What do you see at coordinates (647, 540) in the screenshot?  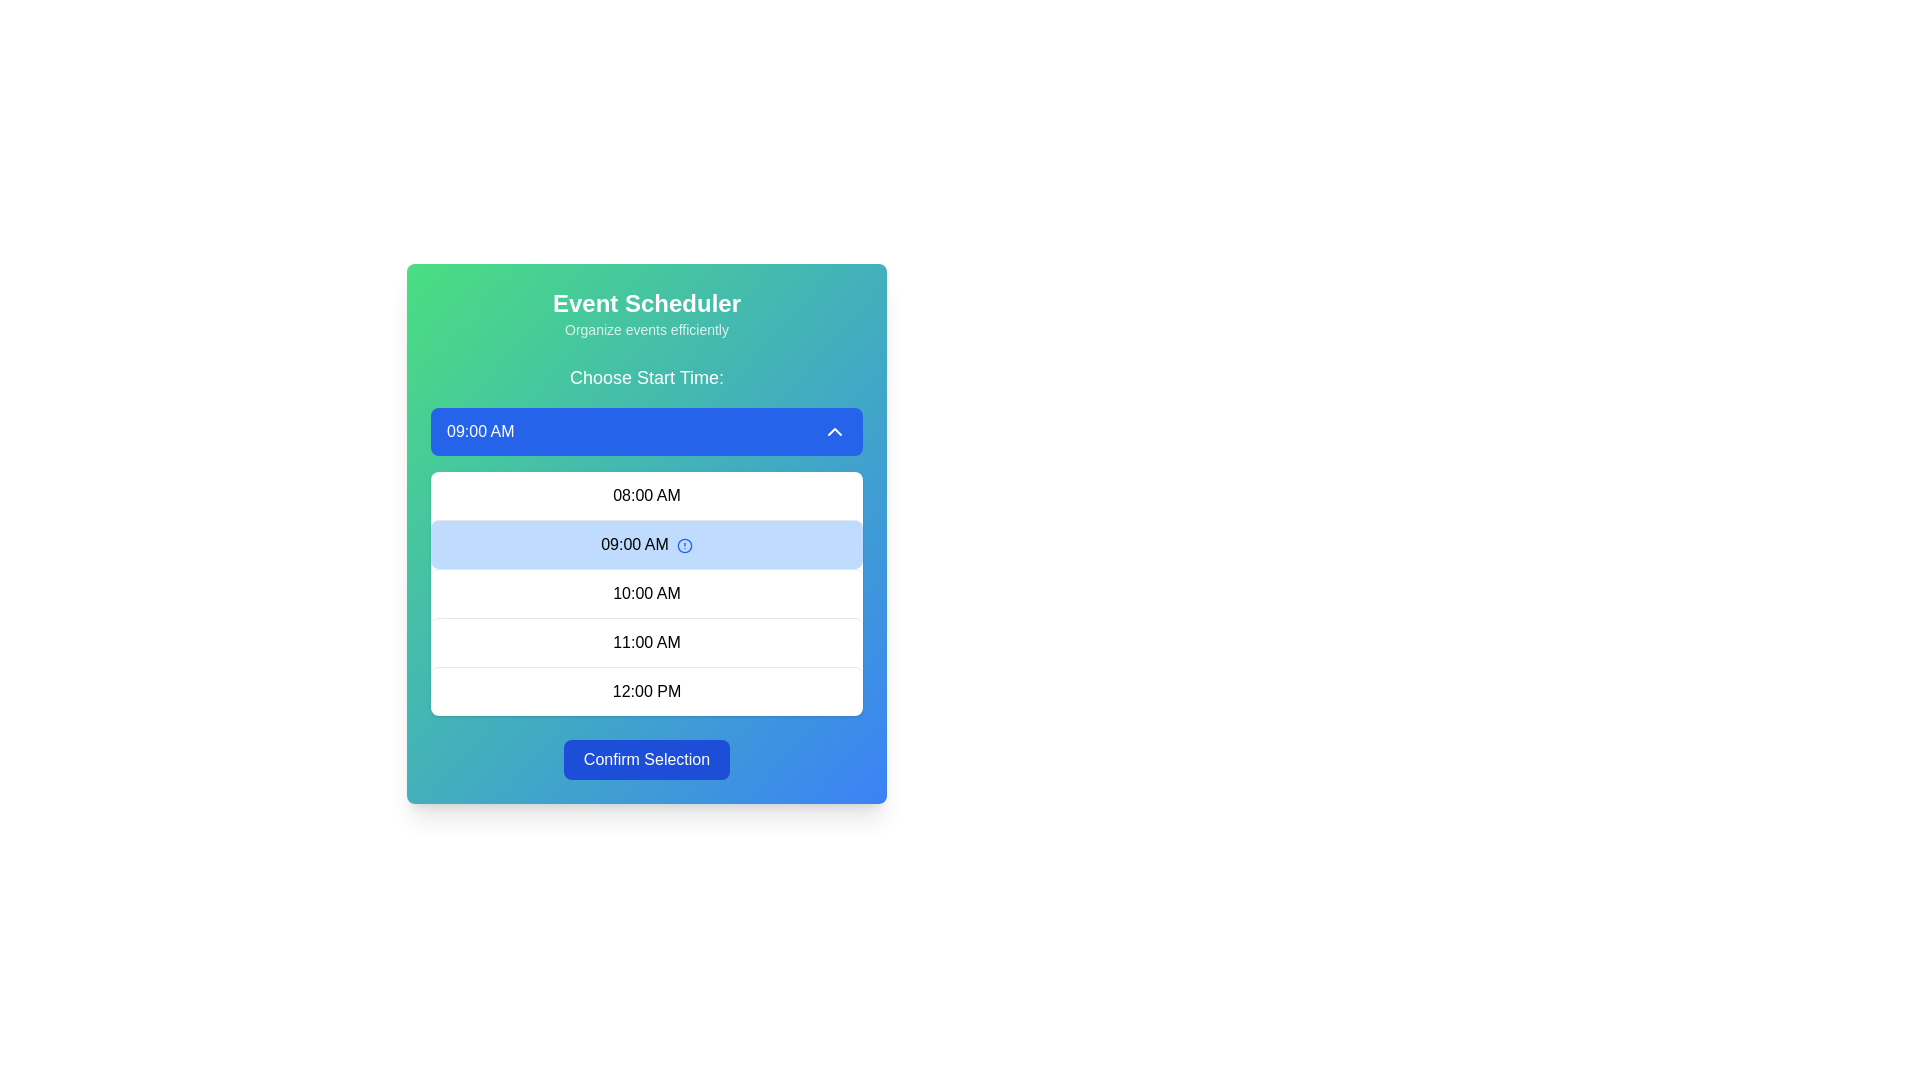 I see `the time option in the dropdown menu labeled 'Choose Start Time:'` at bounding box center [647, 540].